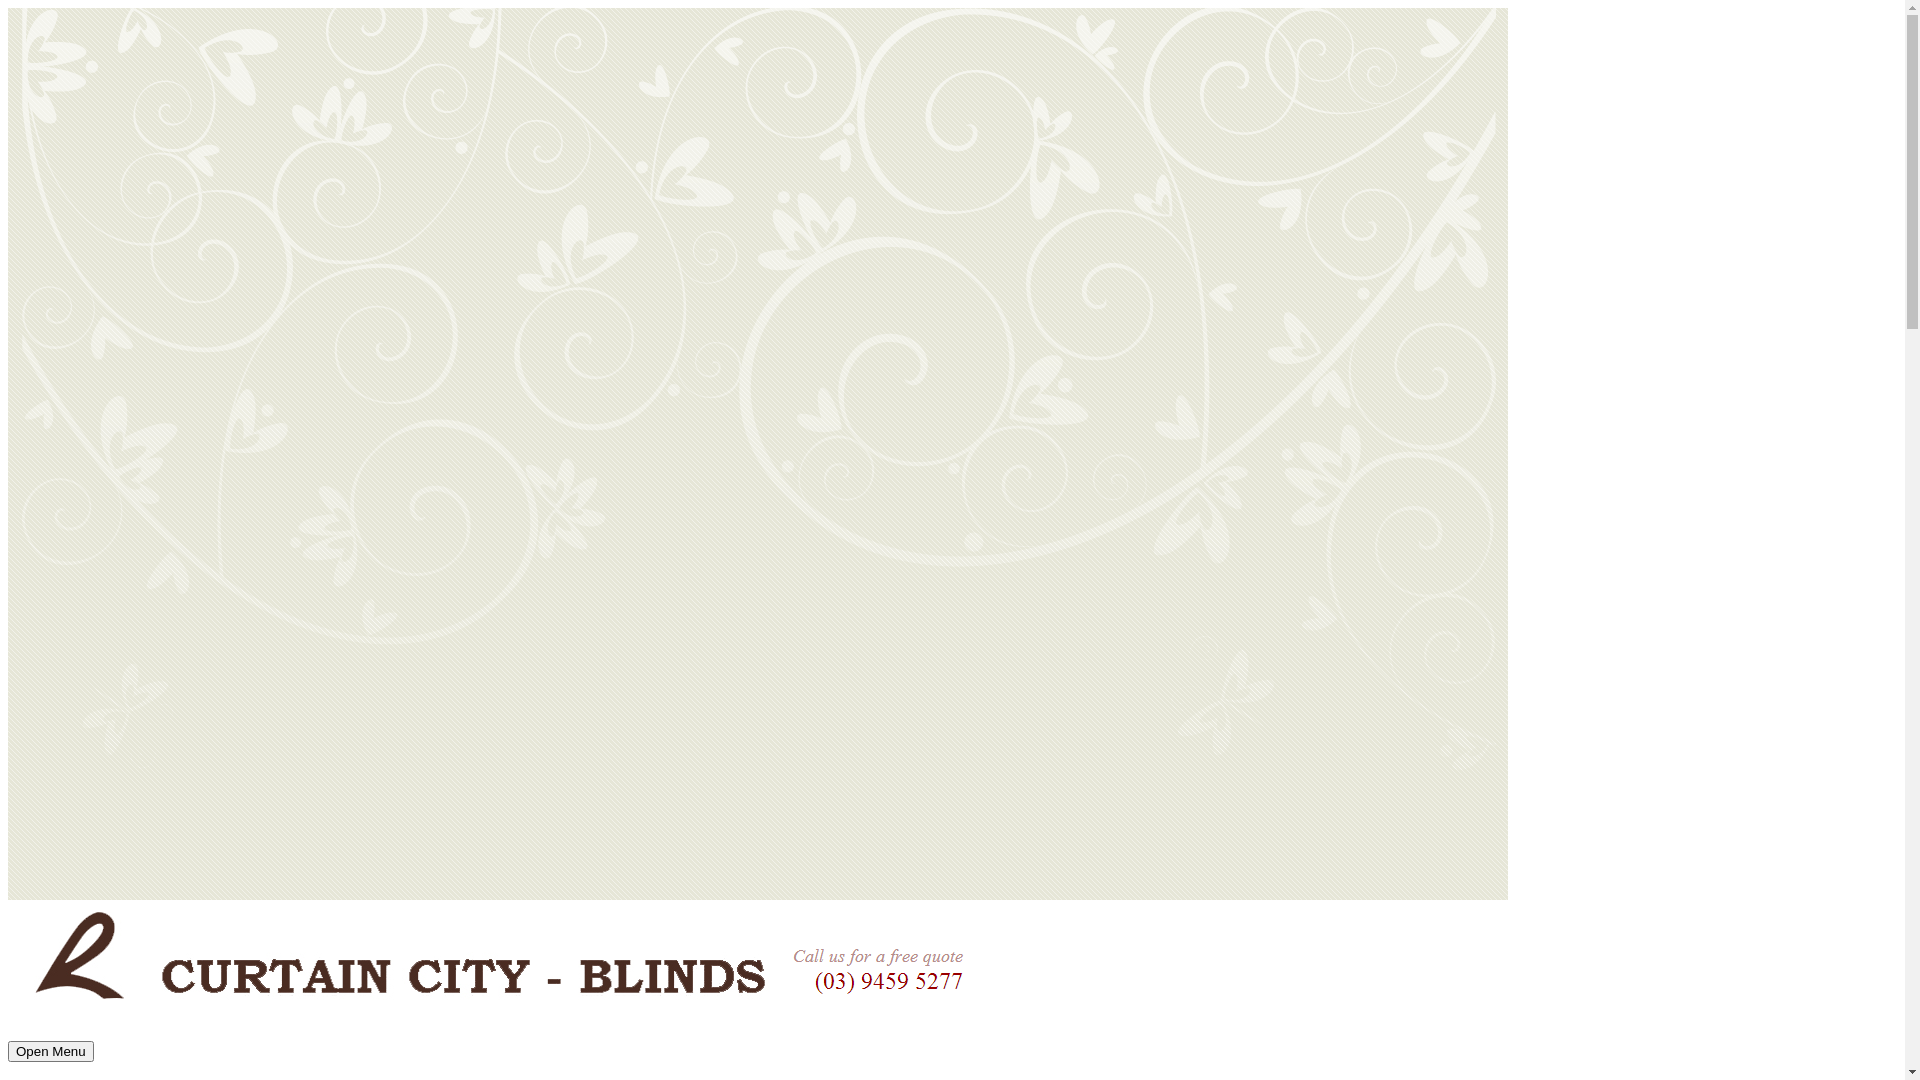 The image size is (1920, 1080). I want to click on 'Open Menu', so click(51, 1050).